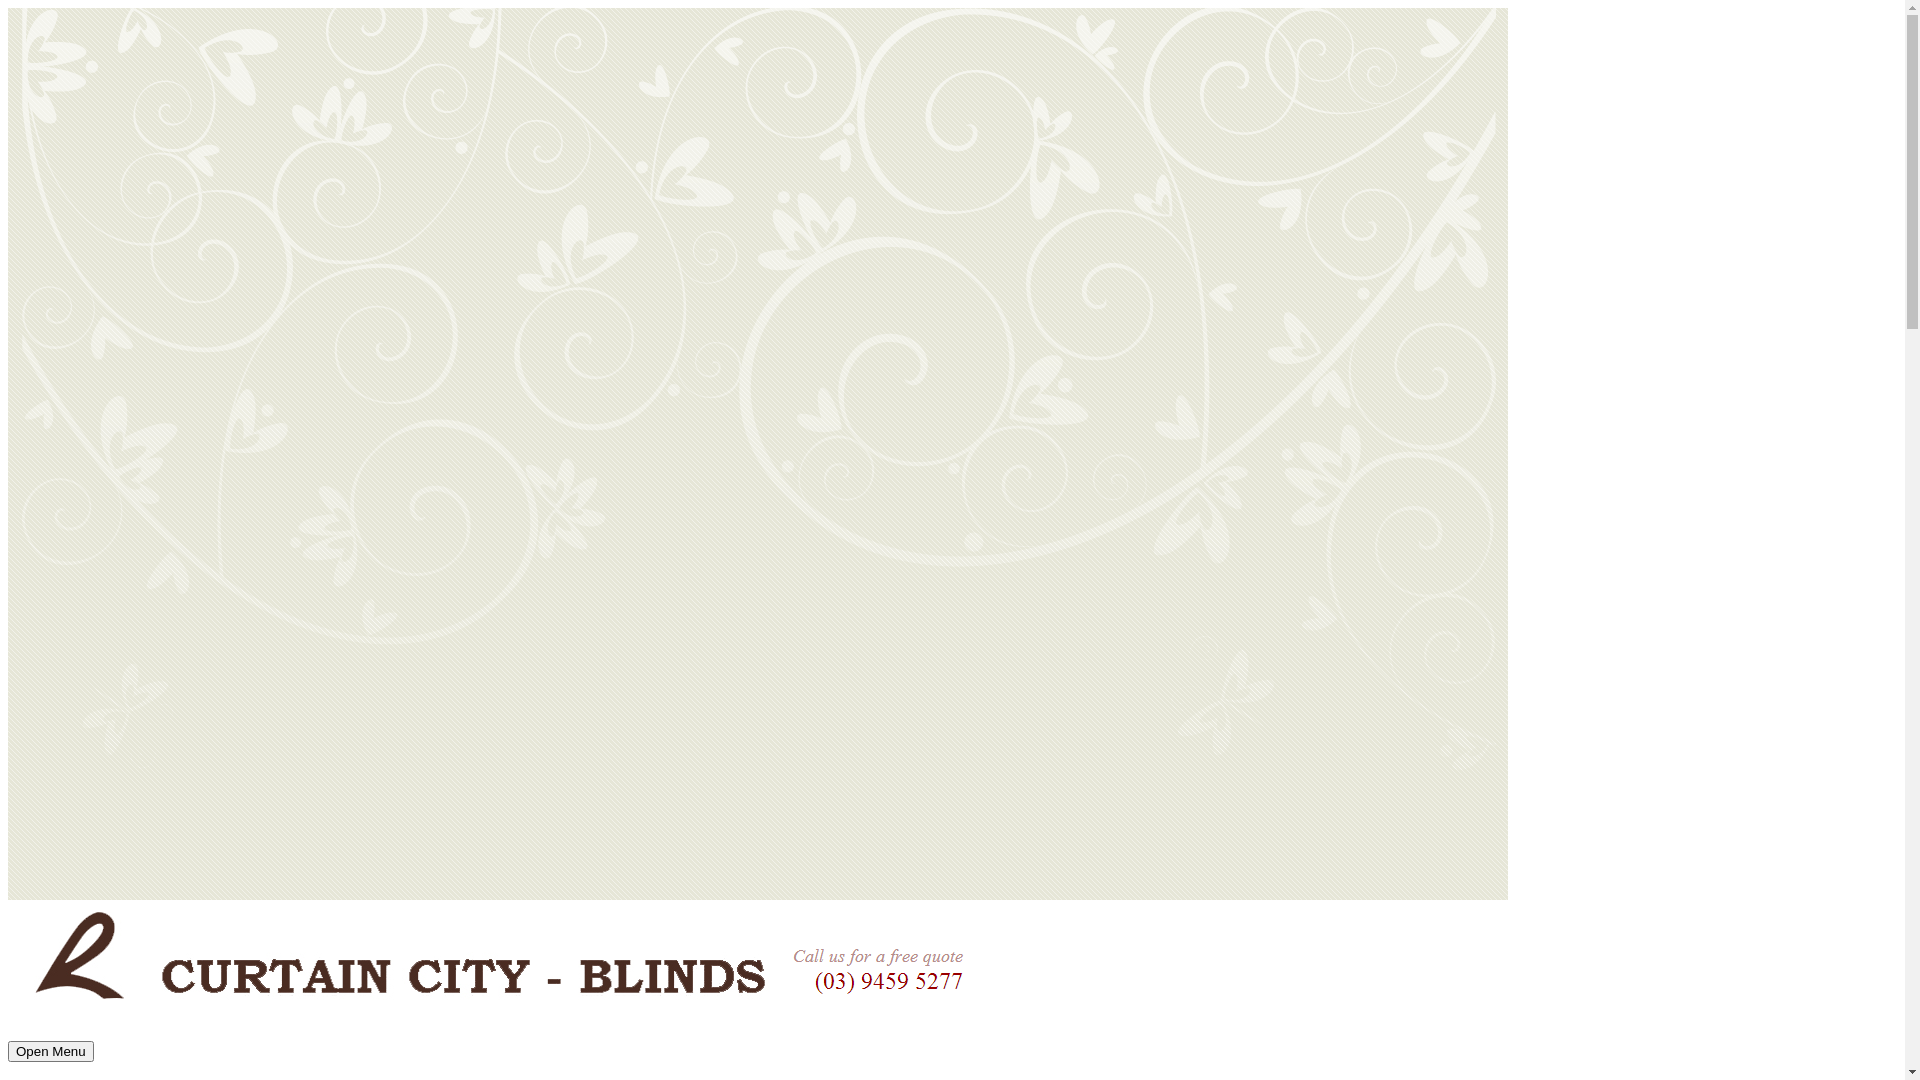 The image size is (1920, 1080). I want to click on 'Open Menu', so click(51, 1050).